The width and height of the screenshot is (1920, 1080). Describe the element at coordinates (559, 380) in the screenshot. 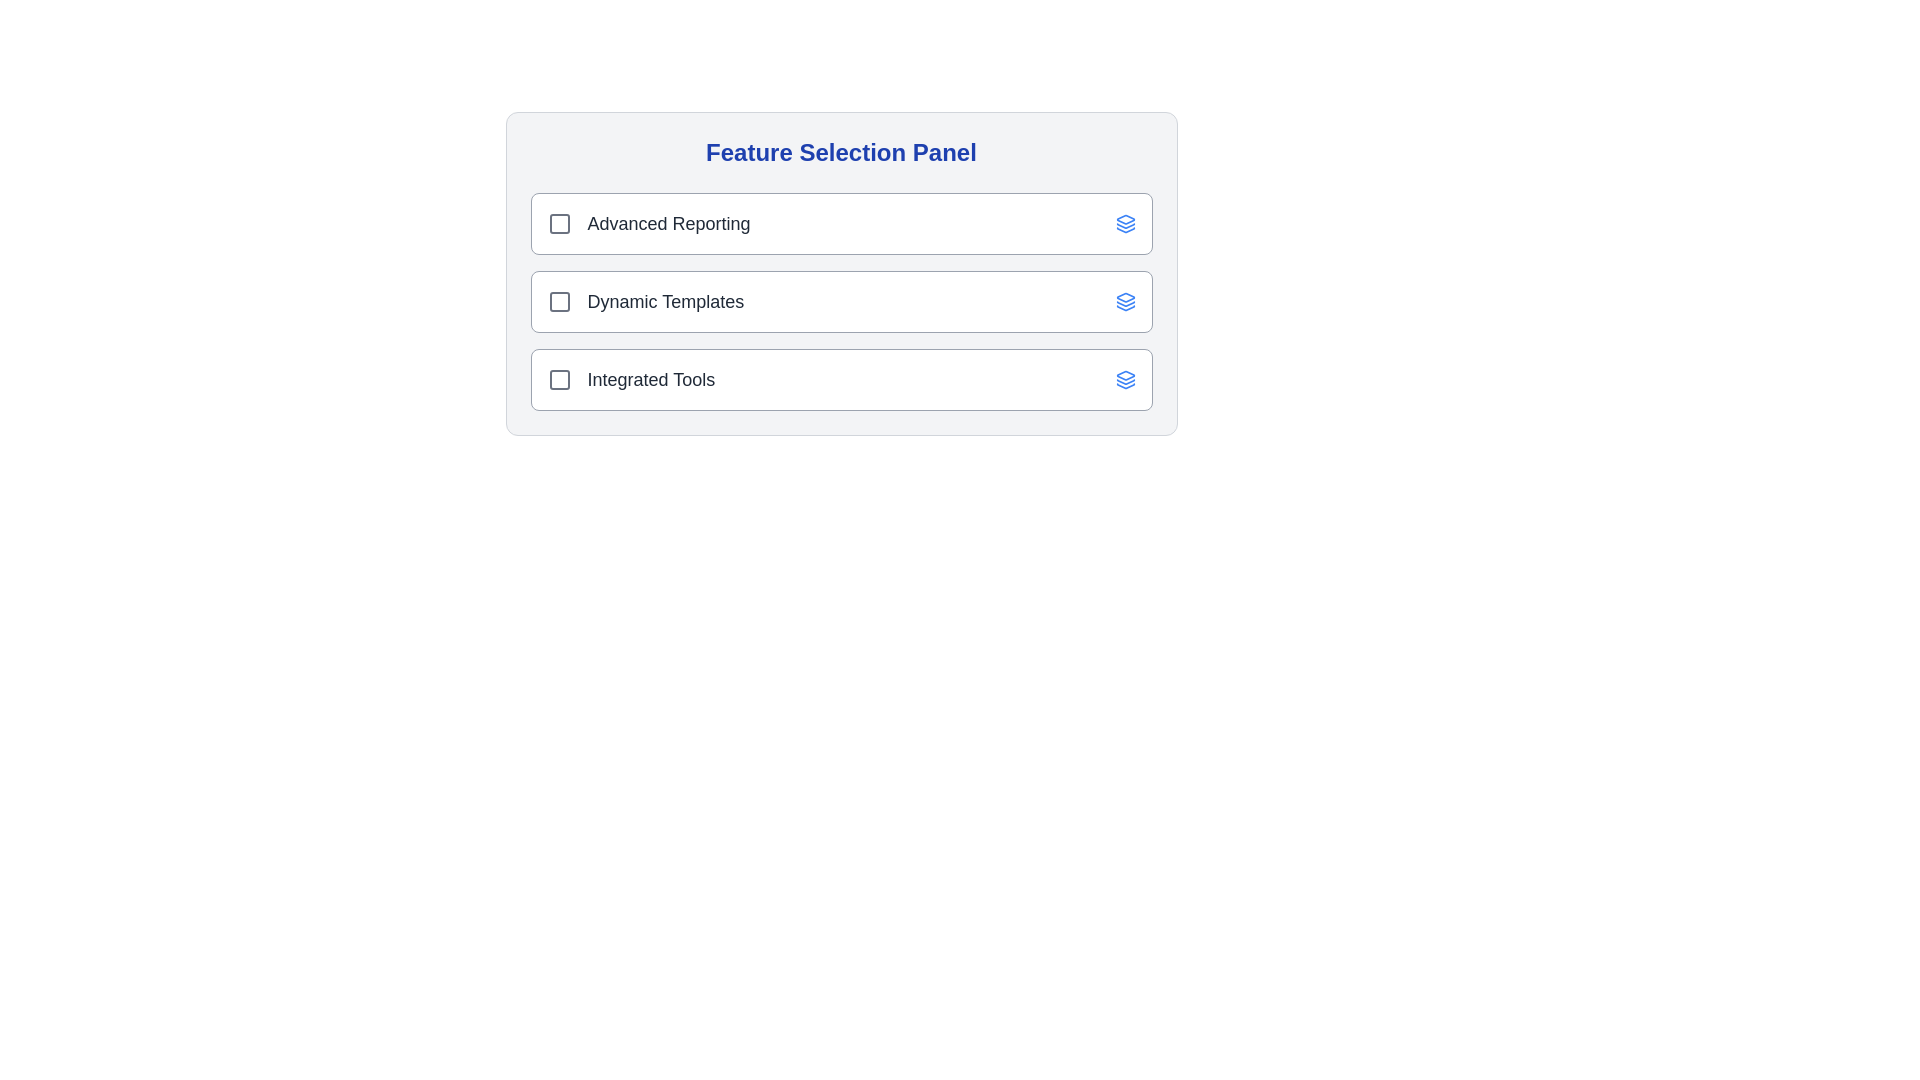

I see `the checkbox for 'Integrated Tools' located in the third row of the 'Feature Selection Panel'` at that location.